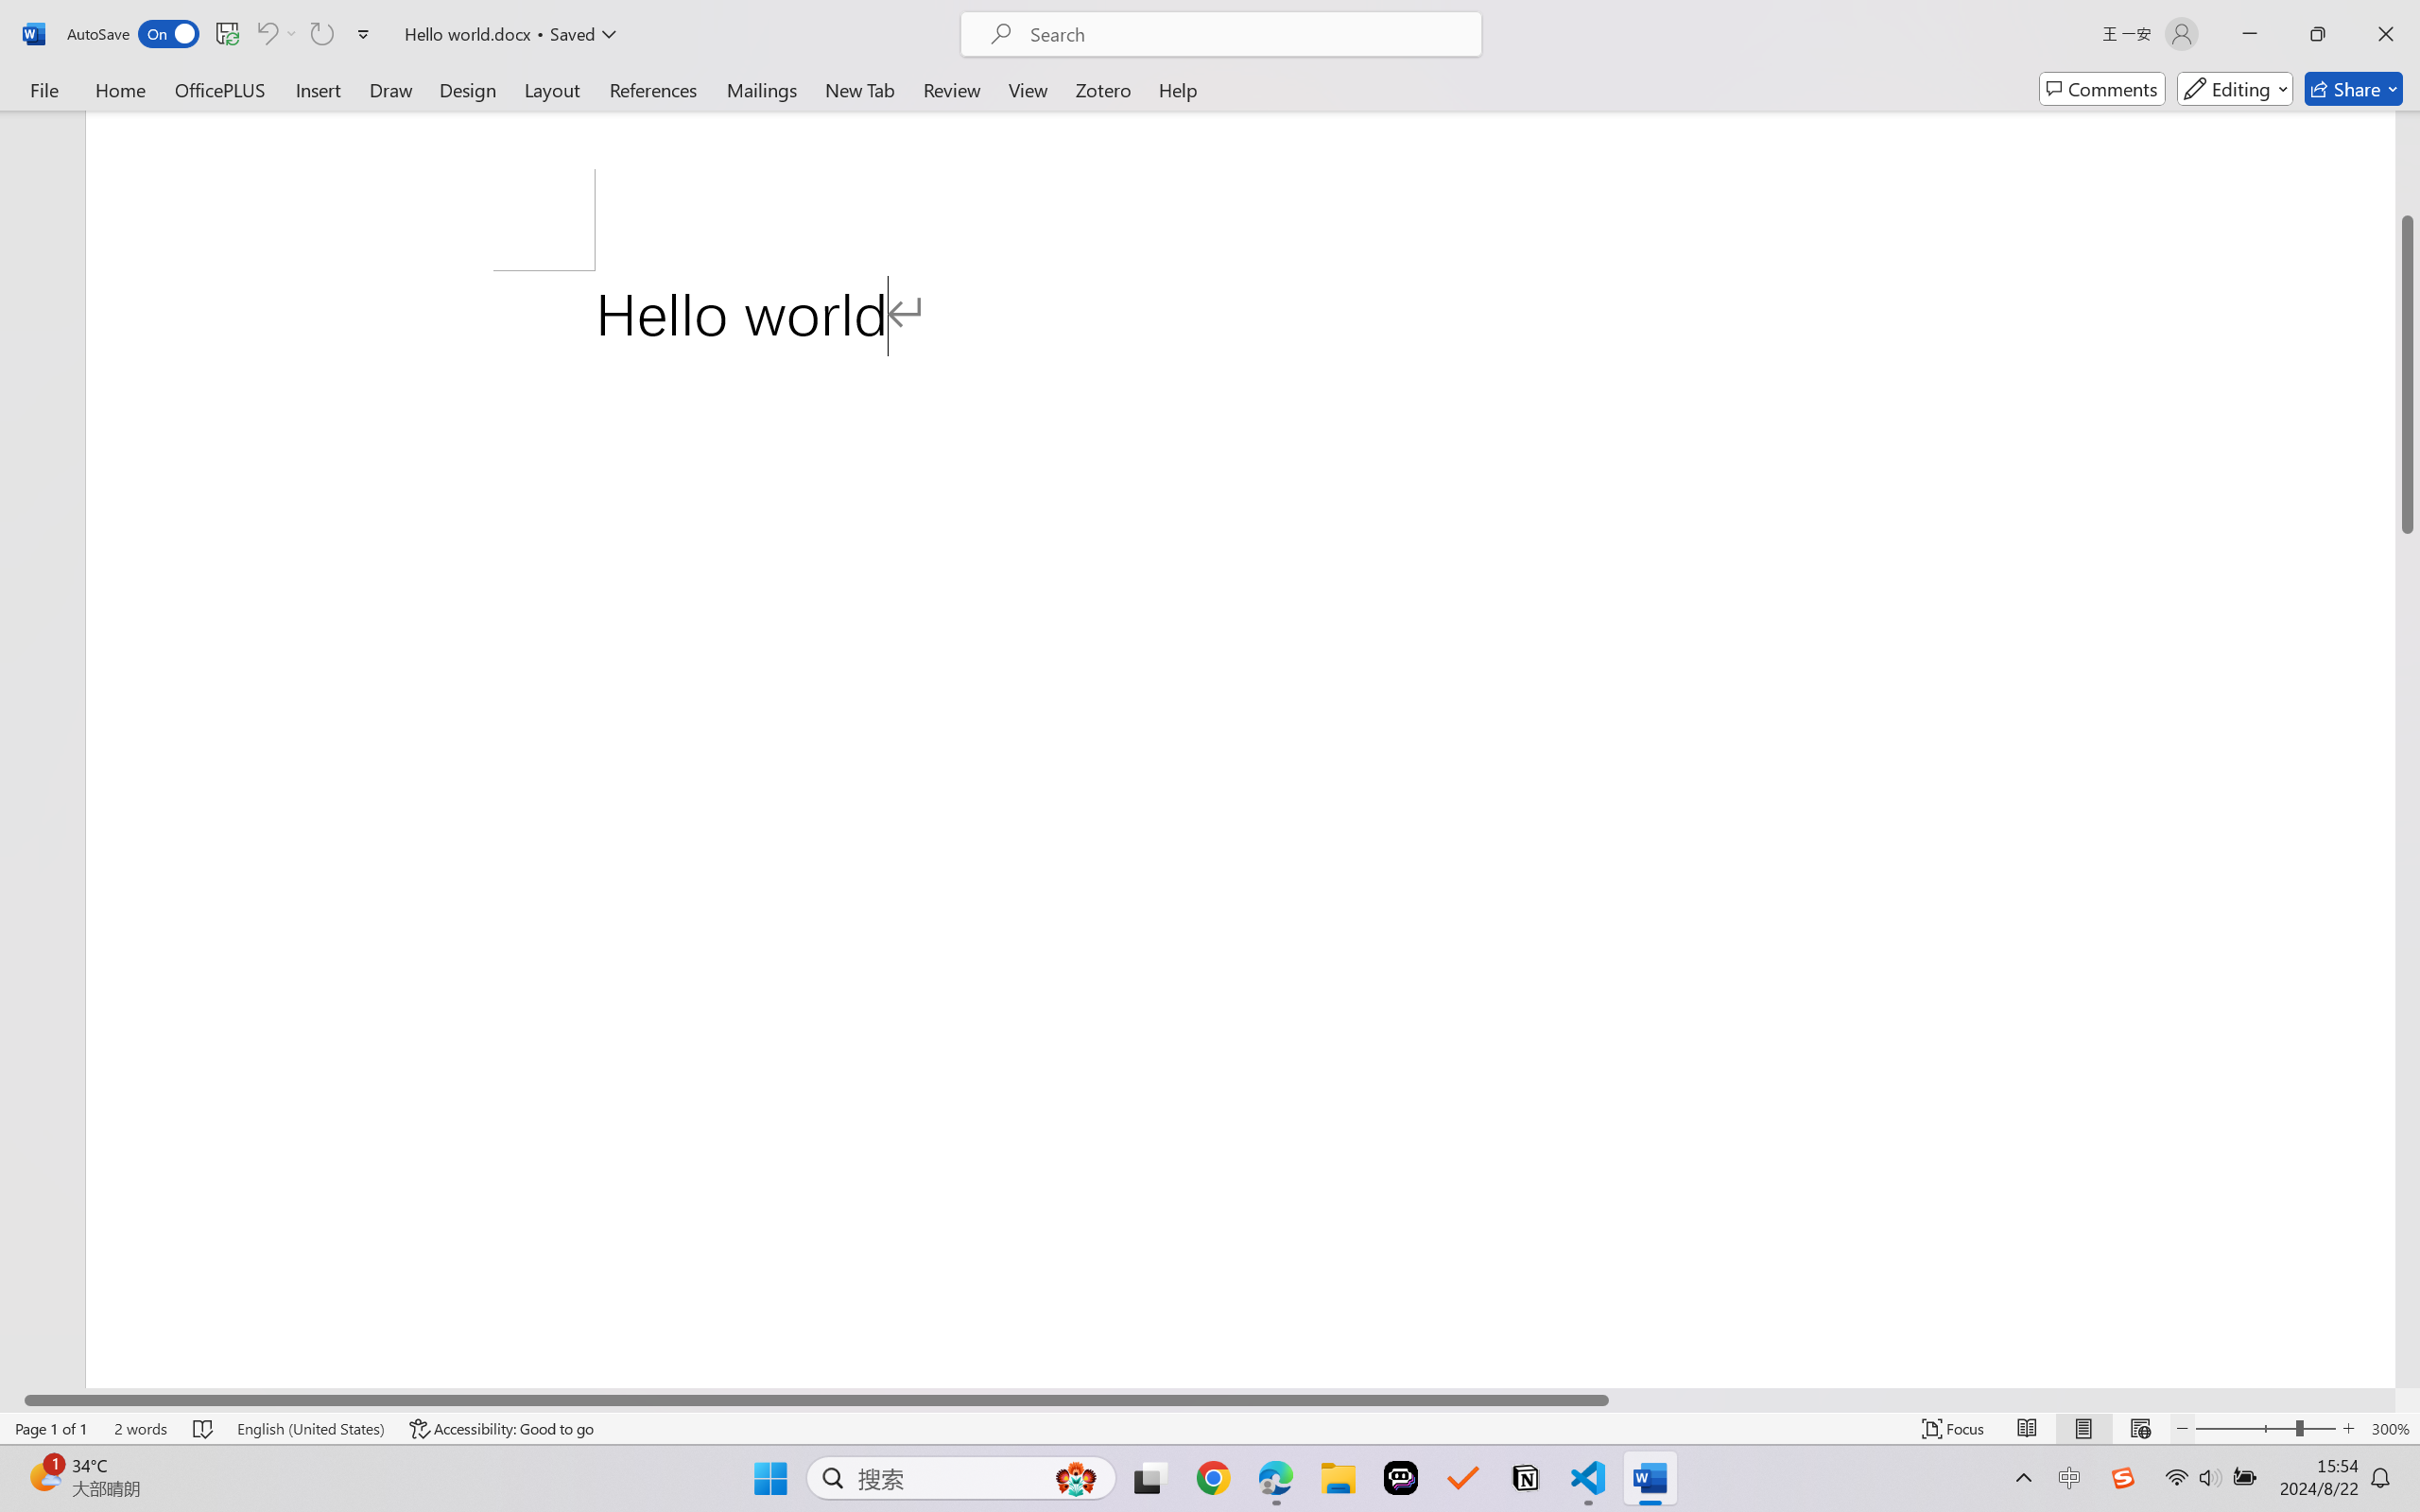 This screenshot has width=2420, height=1512. What do you see at coordinates (2352, 88) in the screenshot?
I see `'Share'` at bounding box center [2352, 88].